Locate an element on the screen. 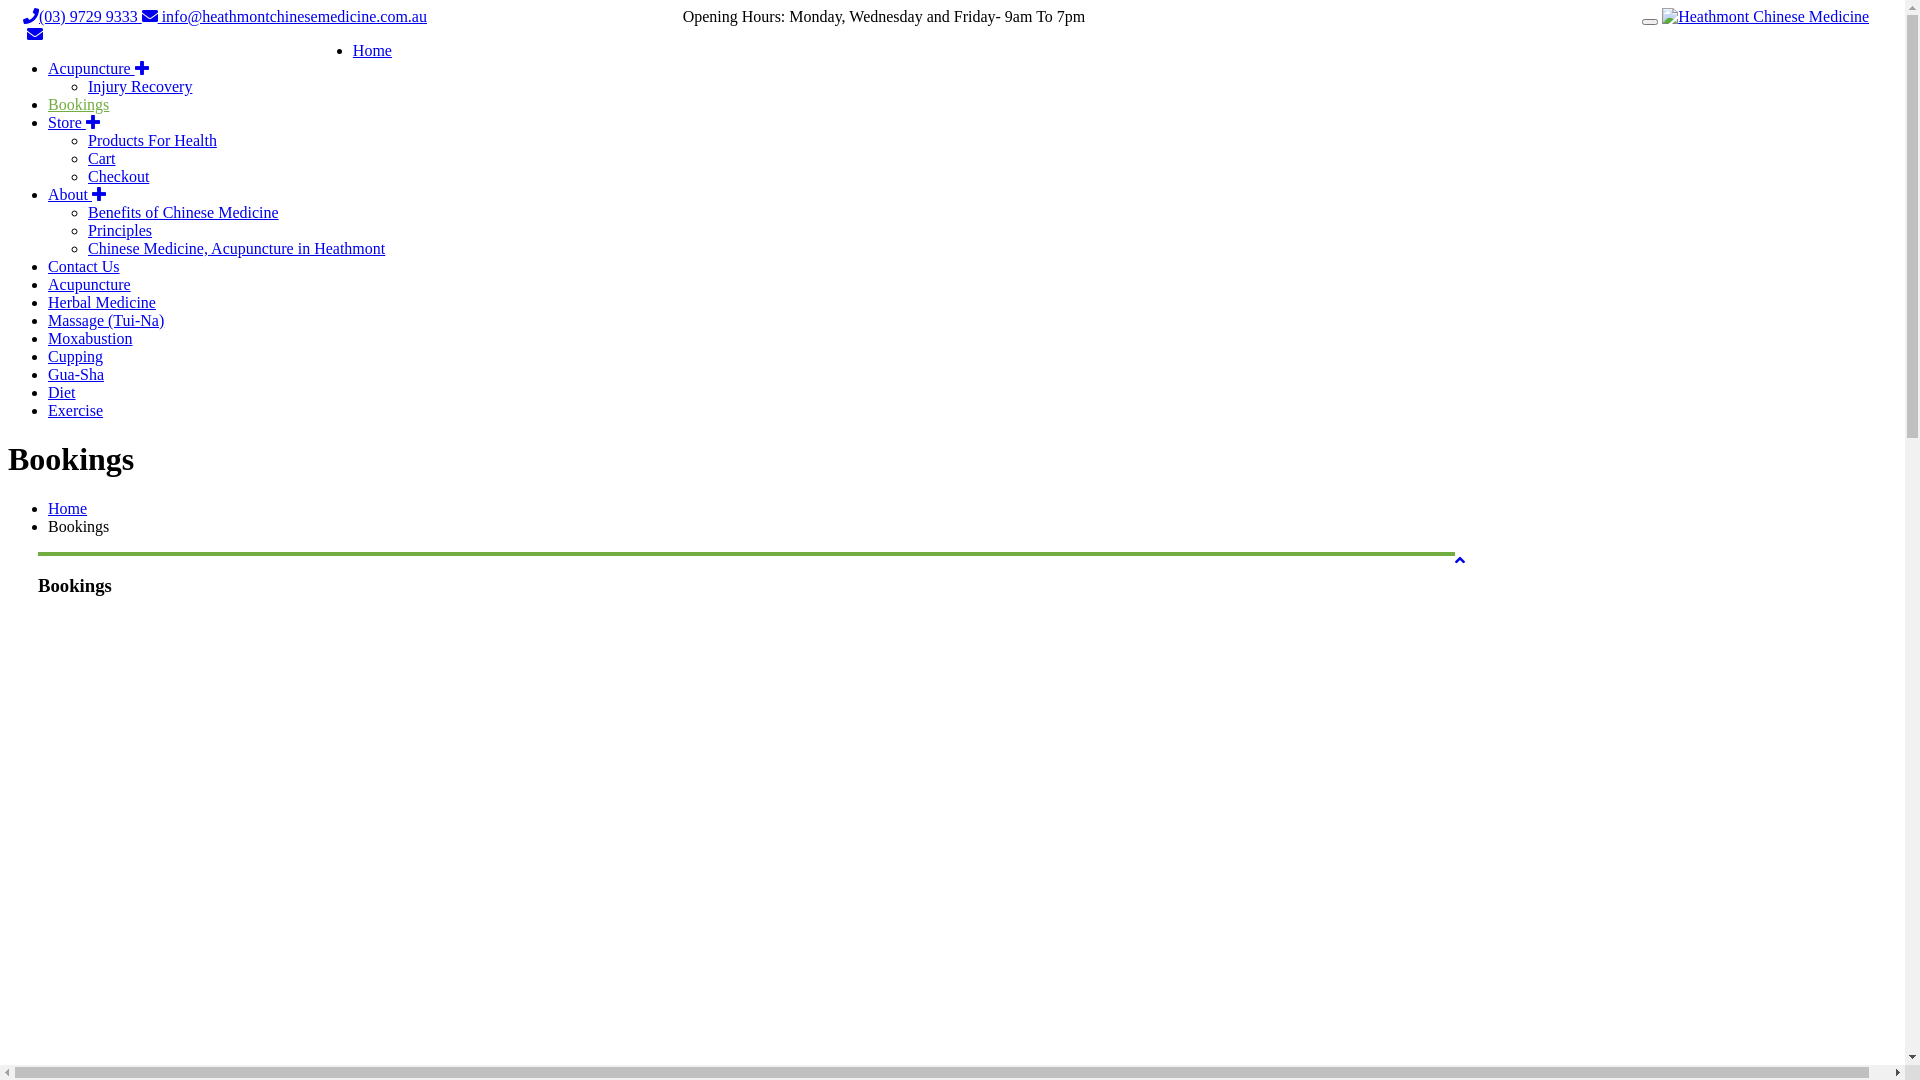  'Products For Health' is located at coordinates (151, 139).